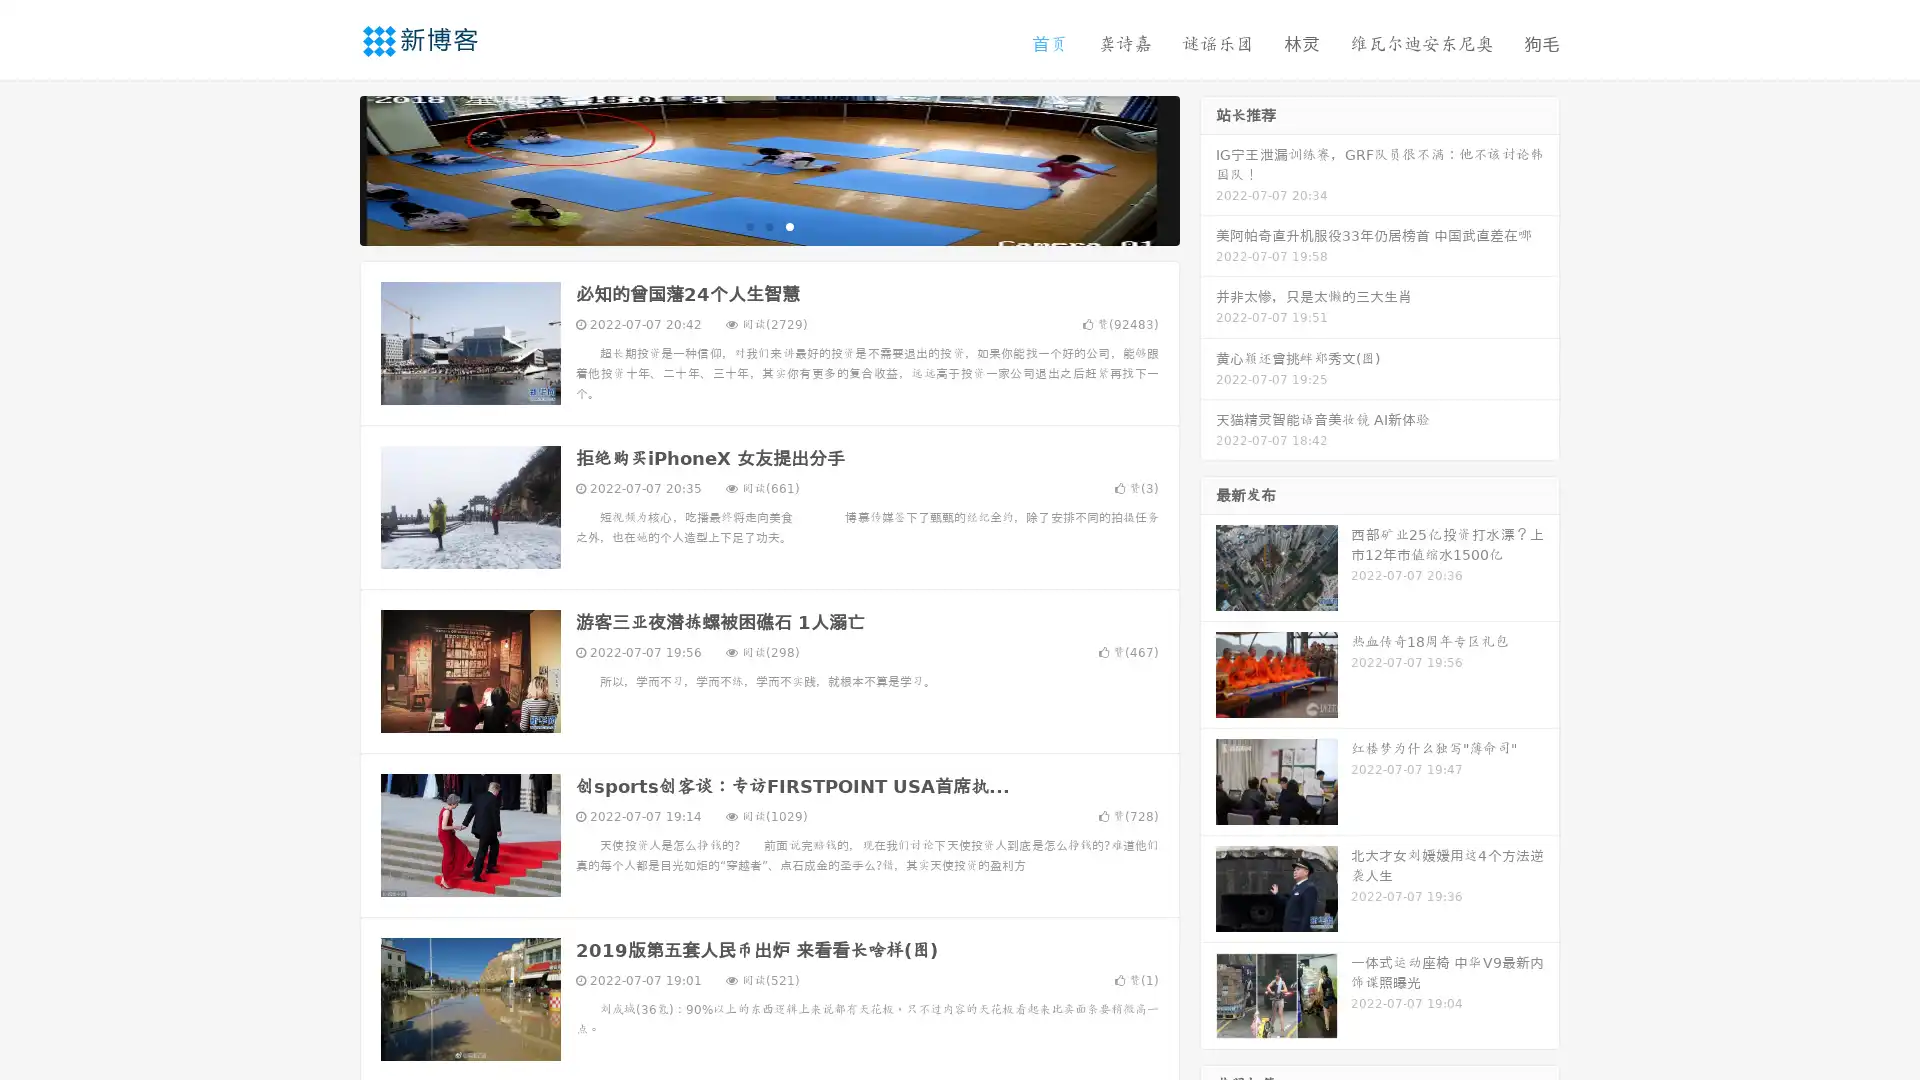 The width and height of the screenshot is (1920, 1080). Describe the element at coordinates (748, 225) in the screenshot. I see `Go to slide 1` at that location.